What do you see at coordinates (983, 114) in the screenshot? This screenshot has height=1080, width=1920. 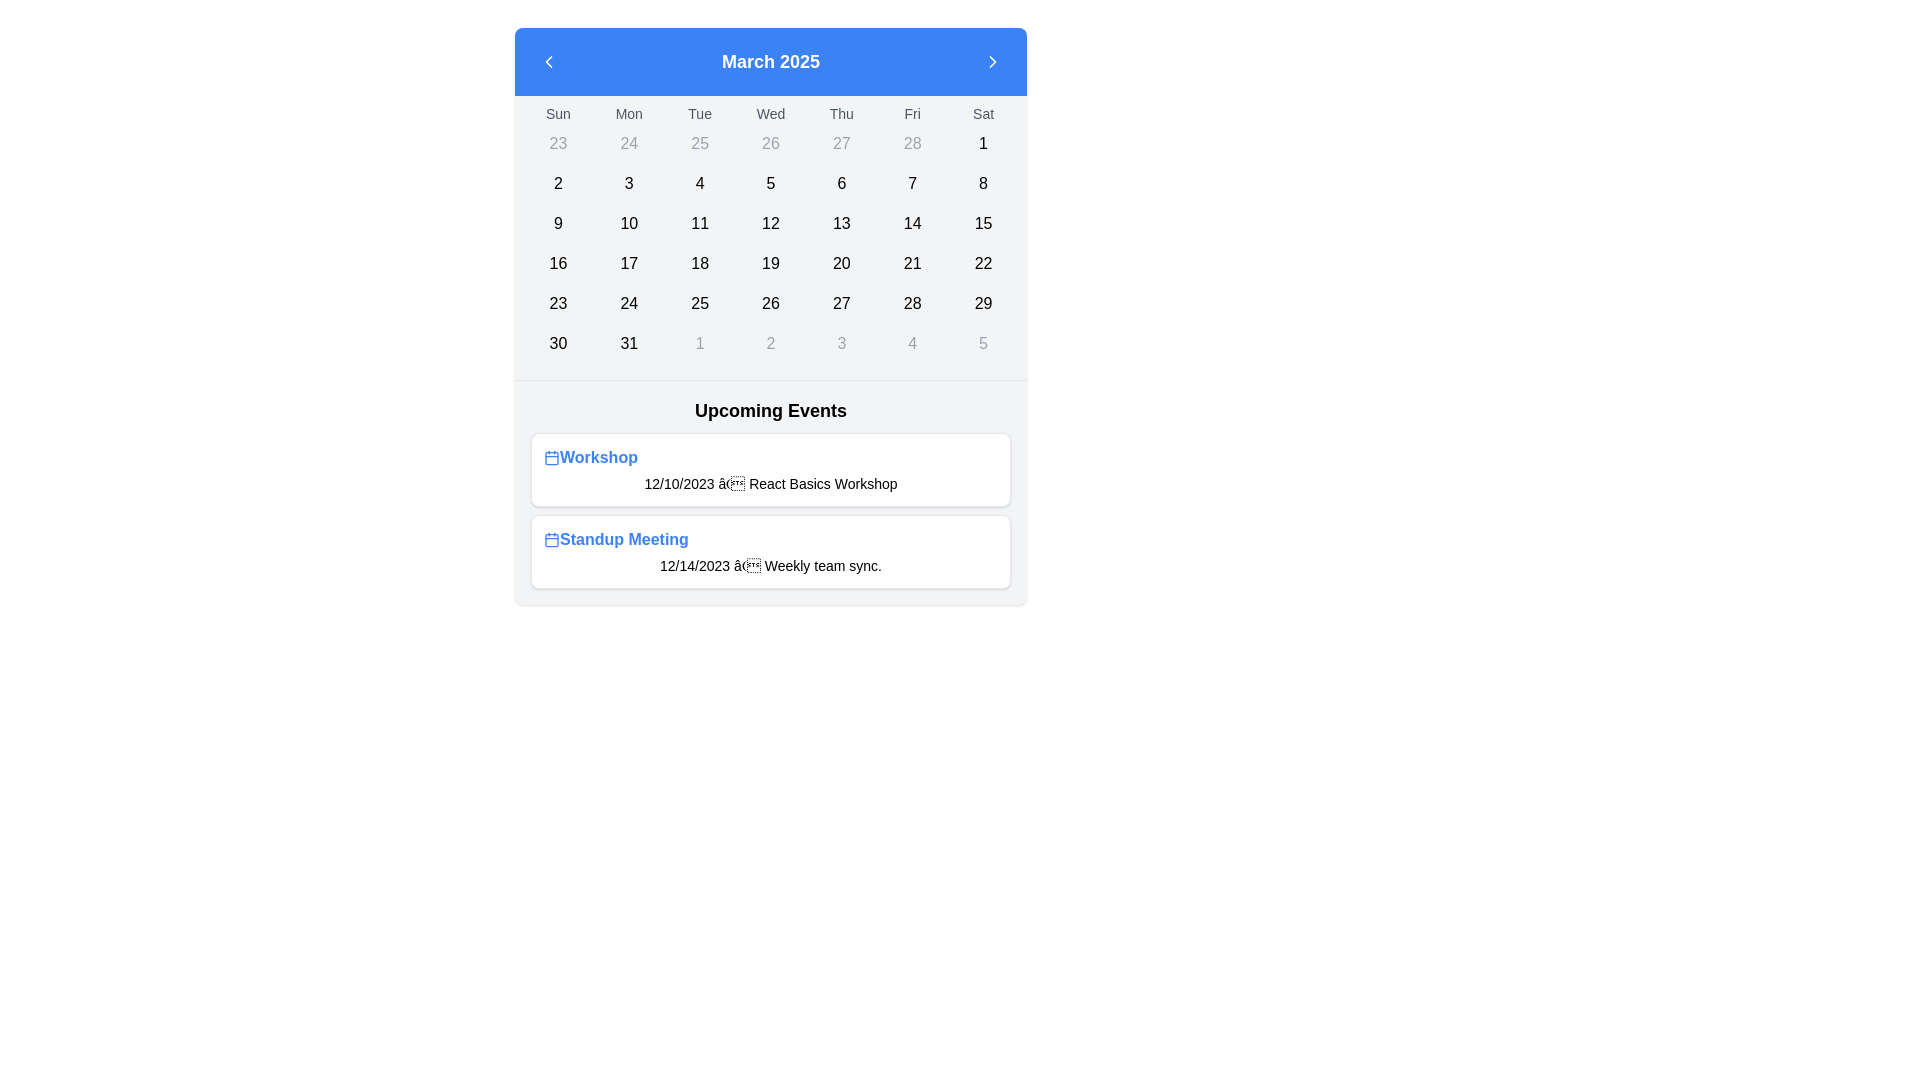 I see `the static text label indicating the header title for the Saturday column in the calendar interface` at bounding box center [983, 114].